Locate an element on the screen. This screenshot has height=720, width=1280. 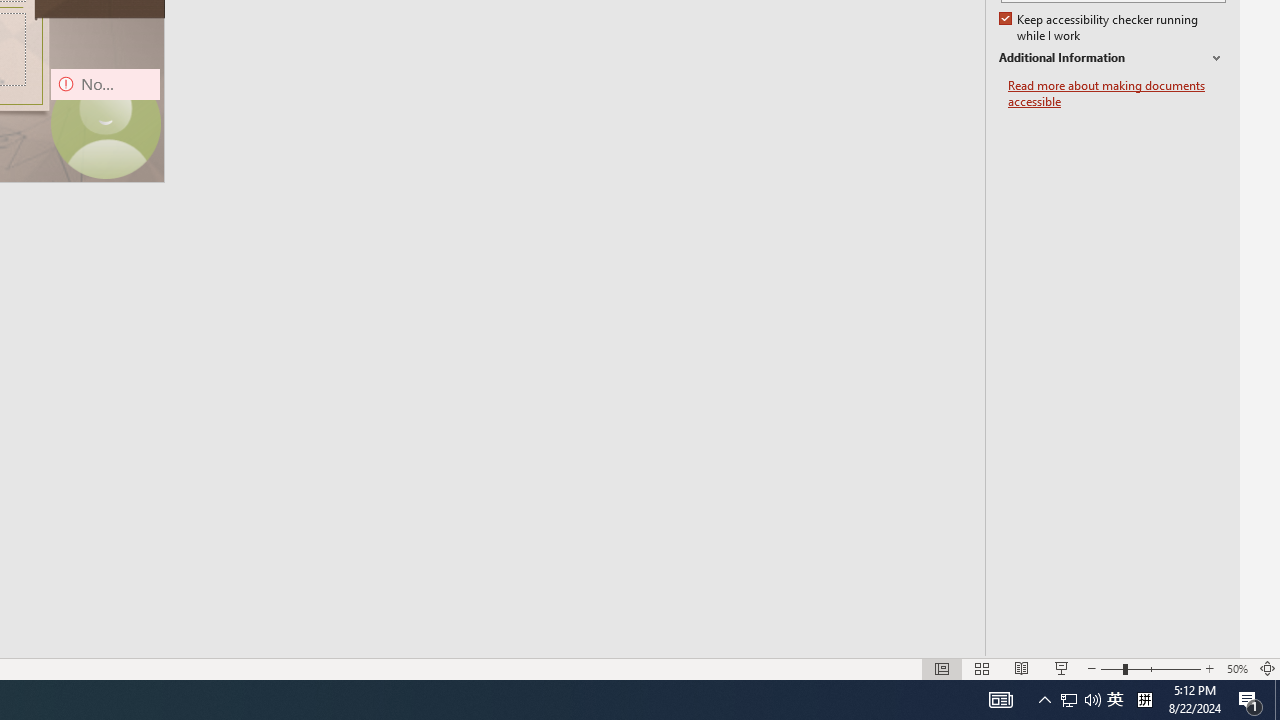
'Slide Sorter' is located at coordinates (982, 669).